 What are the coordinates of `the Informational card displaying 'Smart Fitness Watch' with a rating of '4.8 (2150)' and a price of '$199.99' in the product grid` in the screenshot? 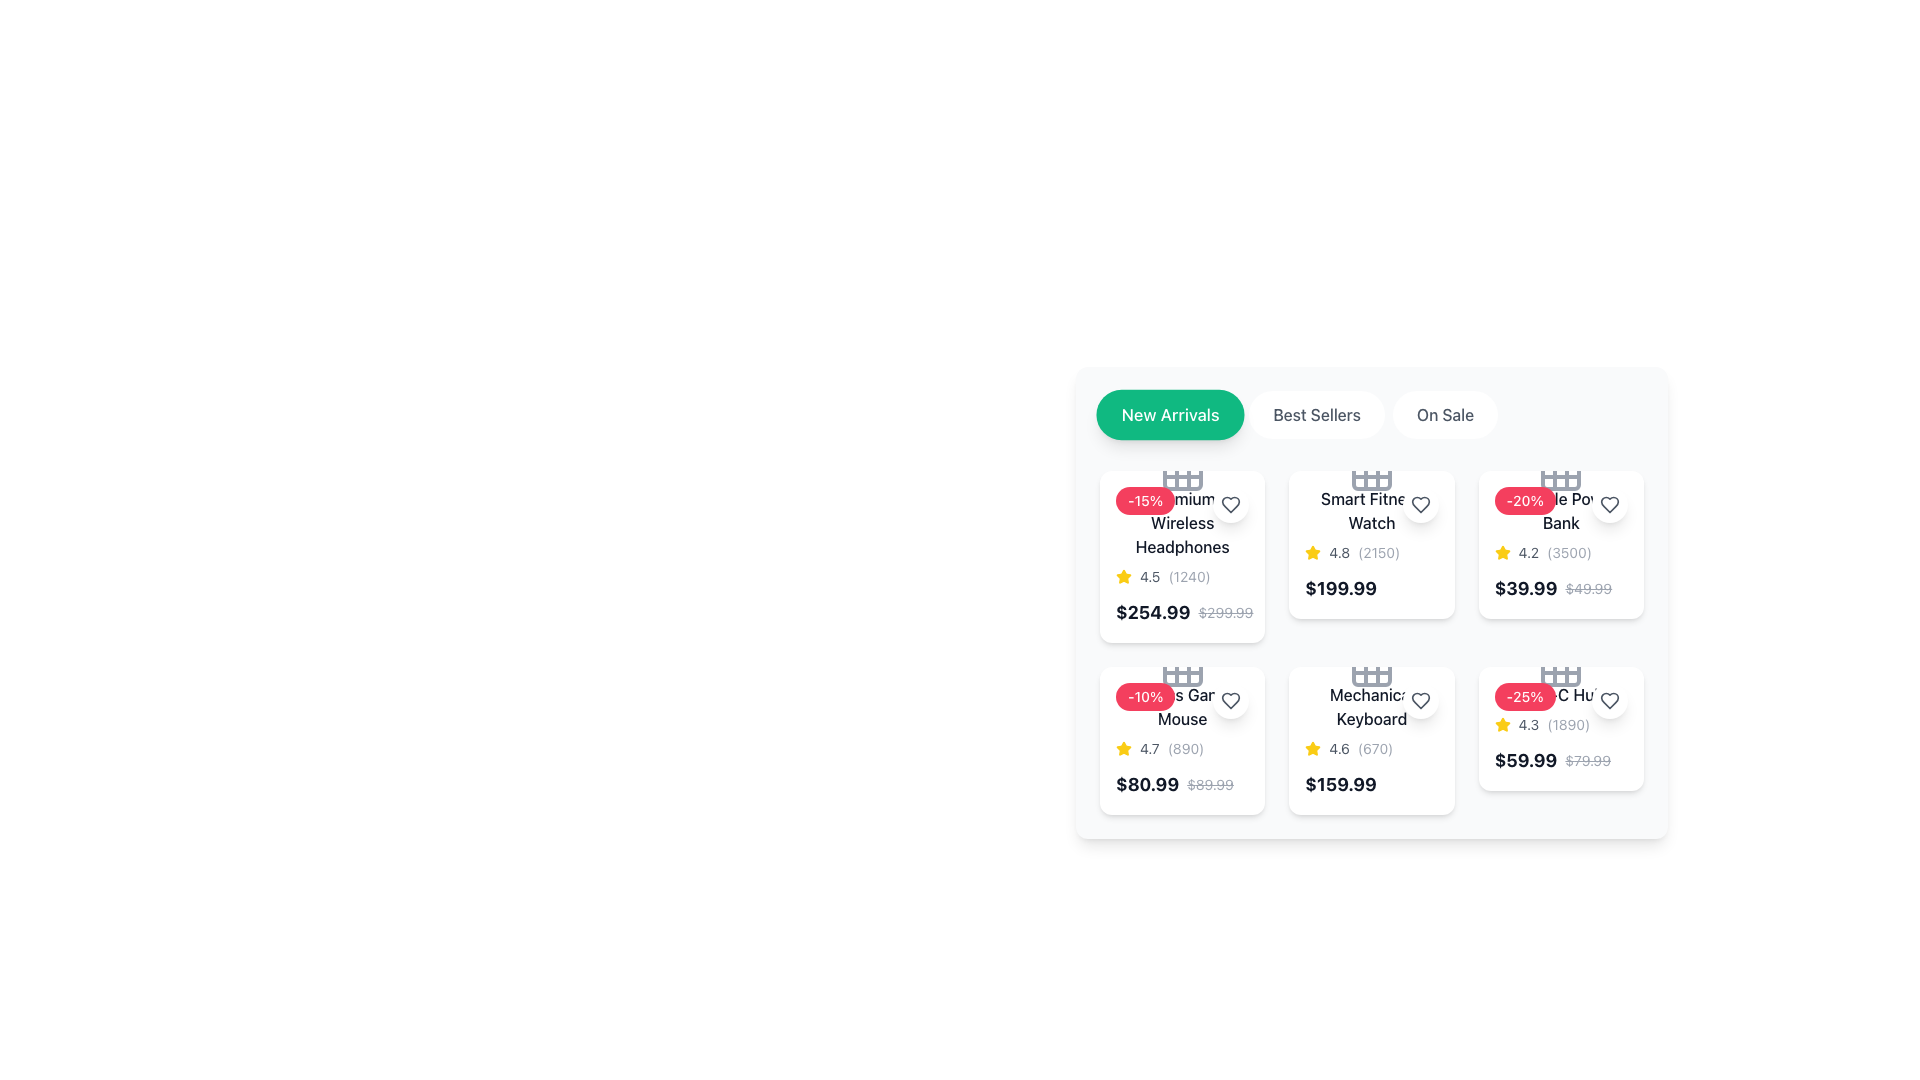 It's located at (1371, 544).